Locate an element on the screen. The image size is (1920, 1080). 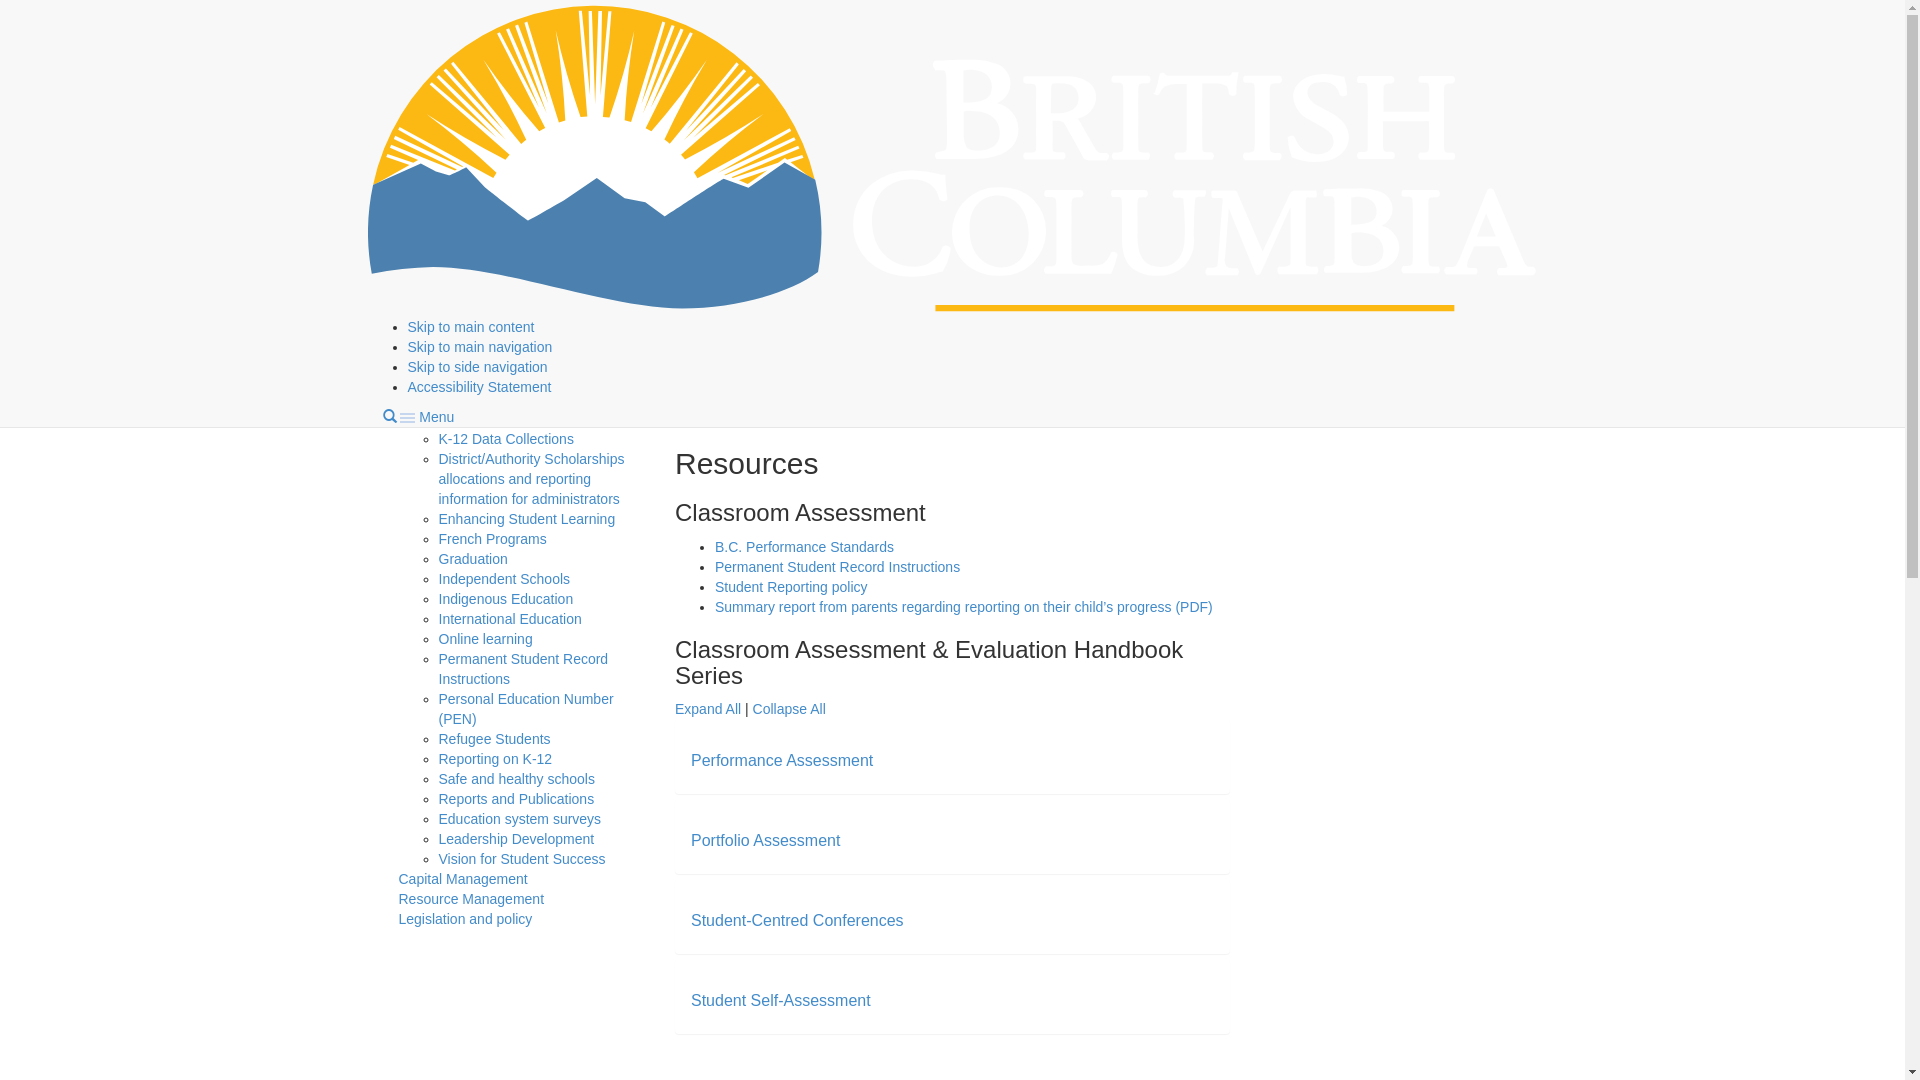
'Curriculum.Assessment@gov.bc.ca' is located at coordinates (1369, 226).